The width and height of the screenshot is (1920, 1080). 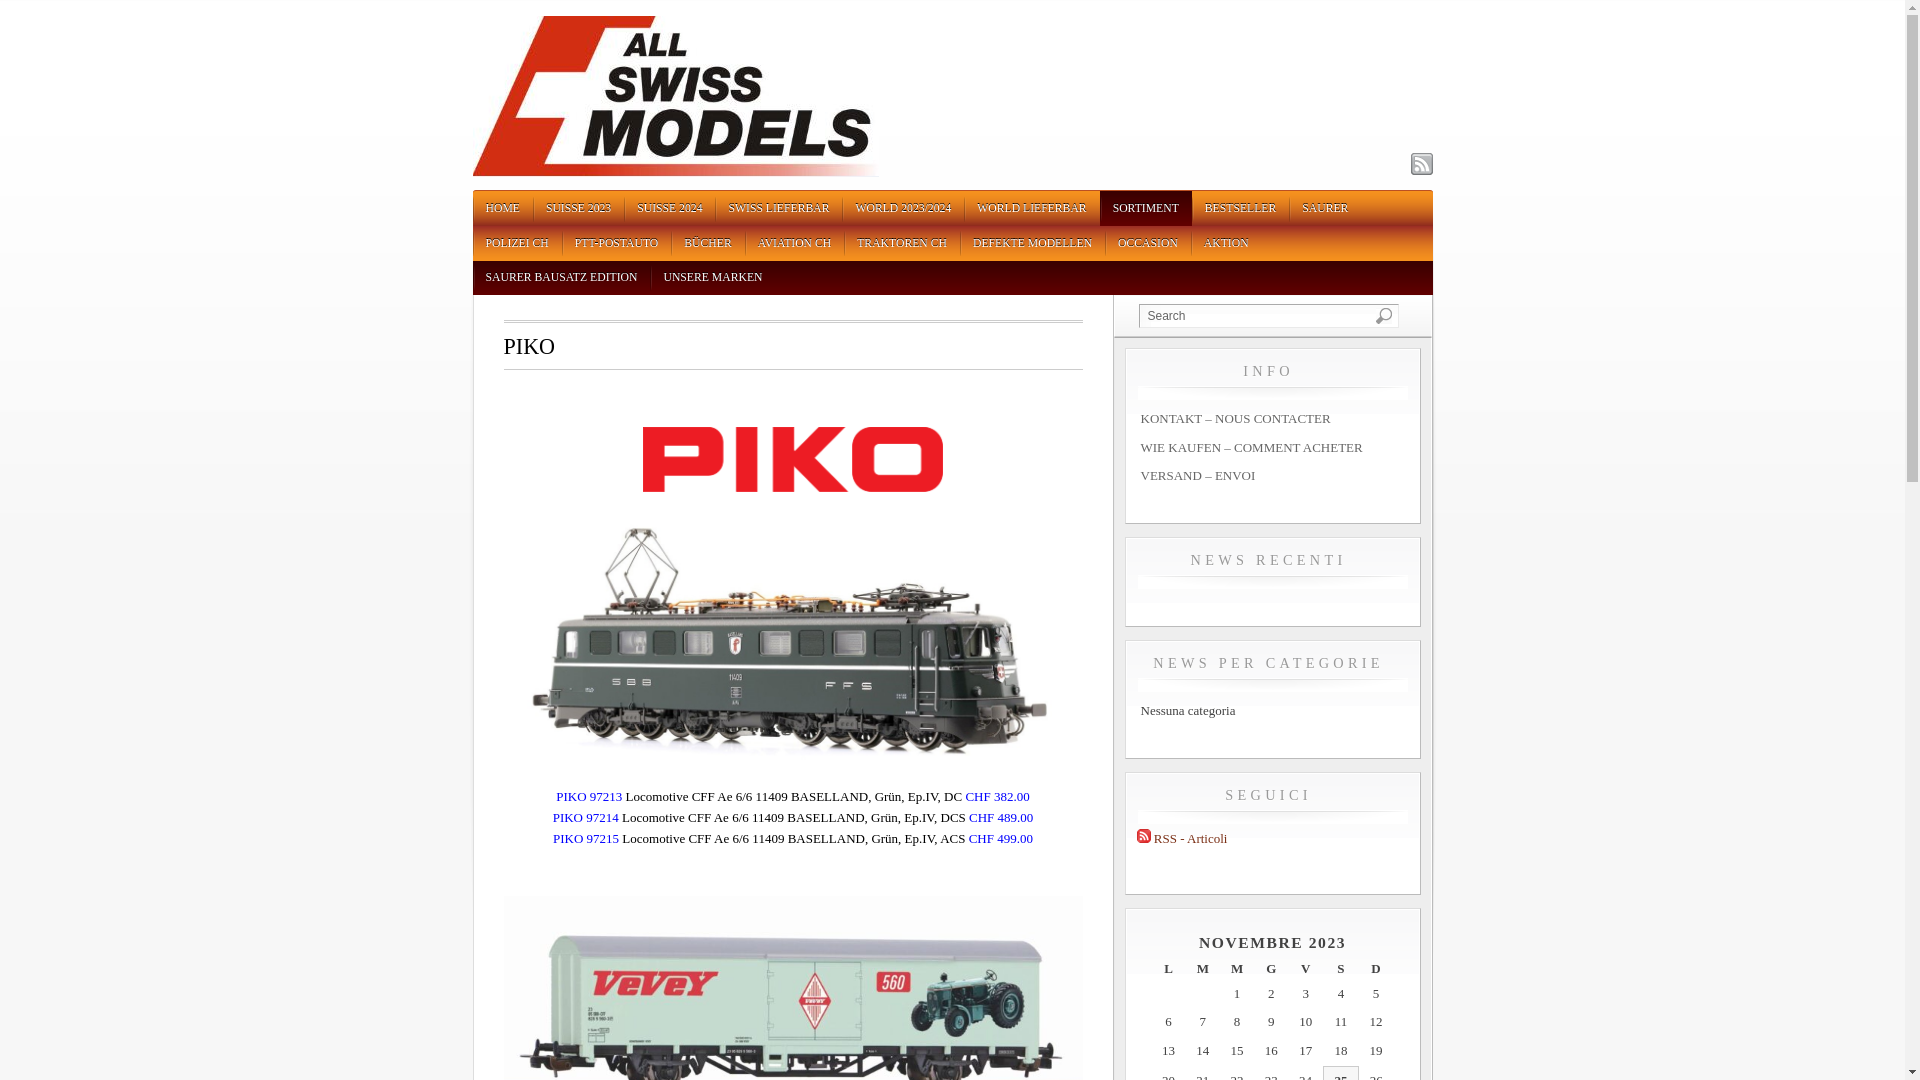 What do you see at coordinates (1031, 208) in the screenshot?
I see `'WORLD LIEFERBAR'` at bounding box center [1031, 208].